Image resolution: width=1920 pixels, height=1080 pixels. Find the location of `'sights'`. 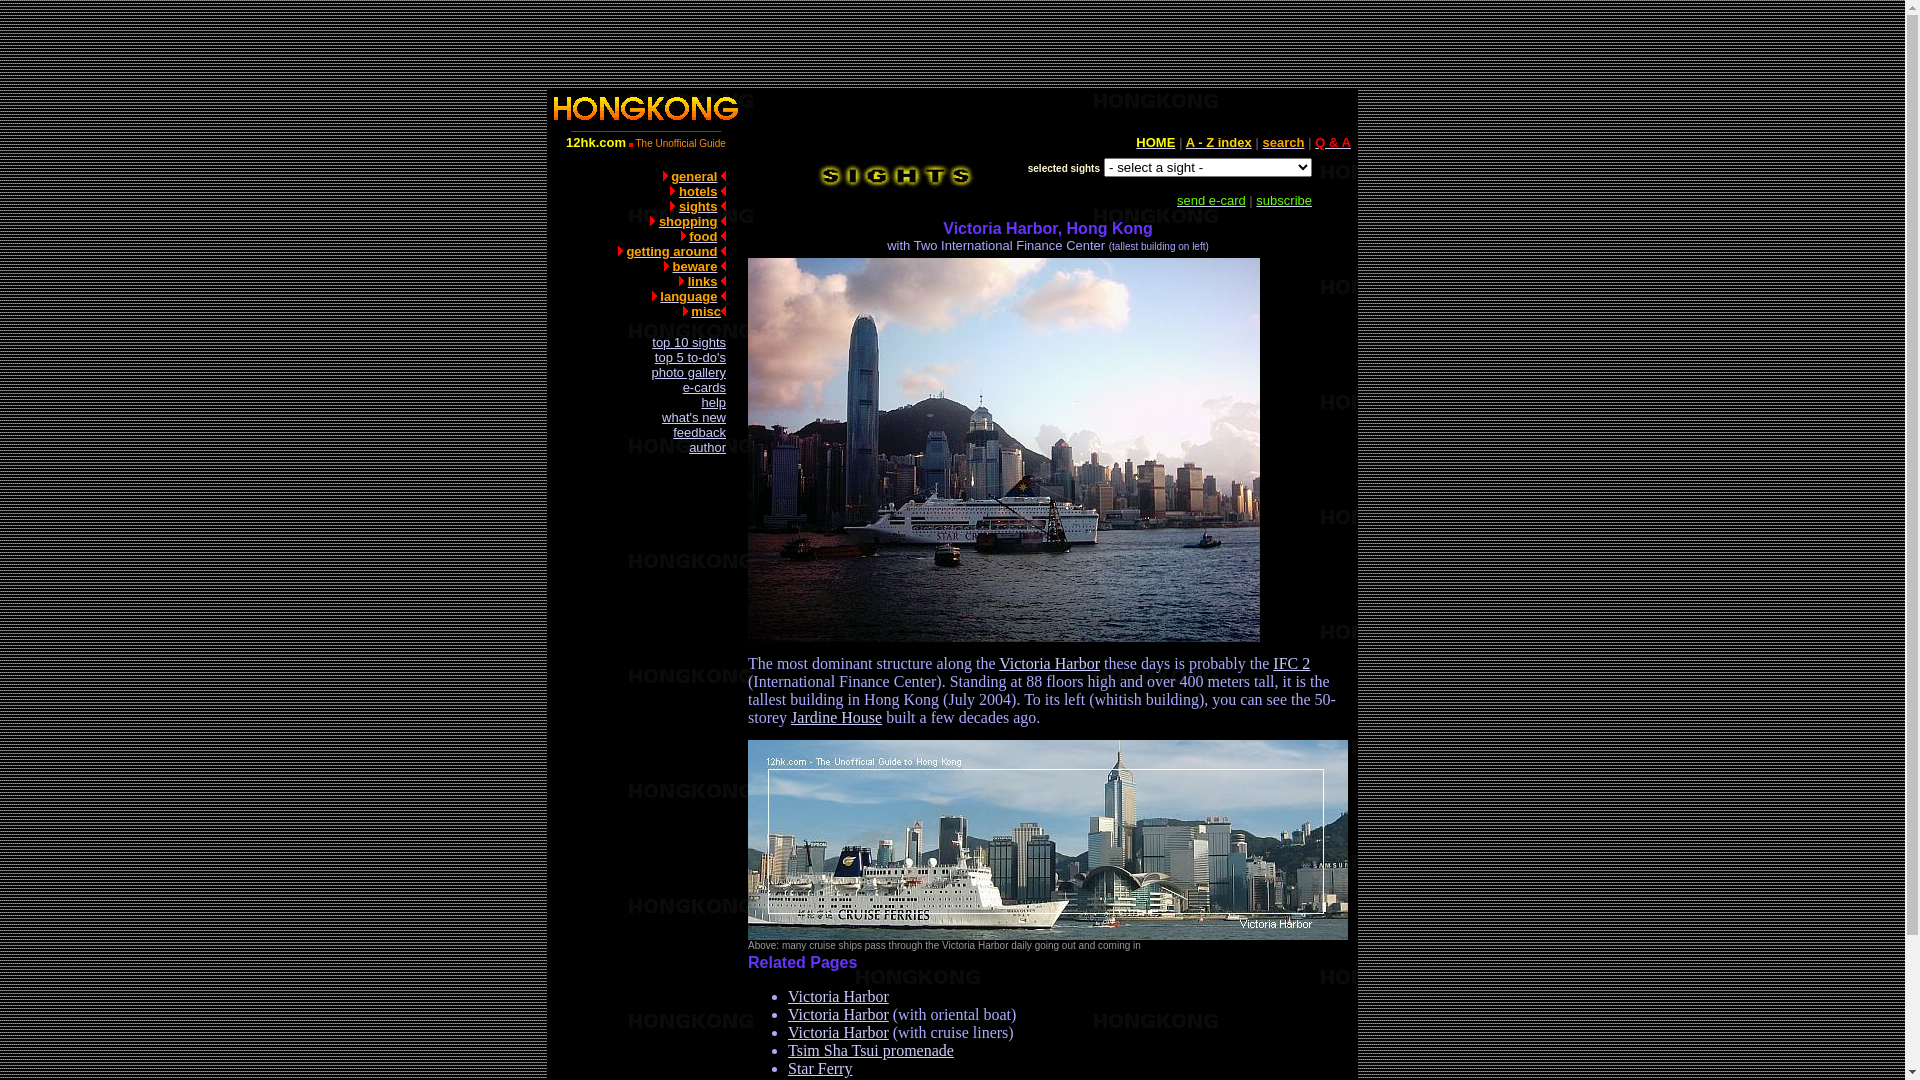

'sights' is located at coordinates (697, 206).